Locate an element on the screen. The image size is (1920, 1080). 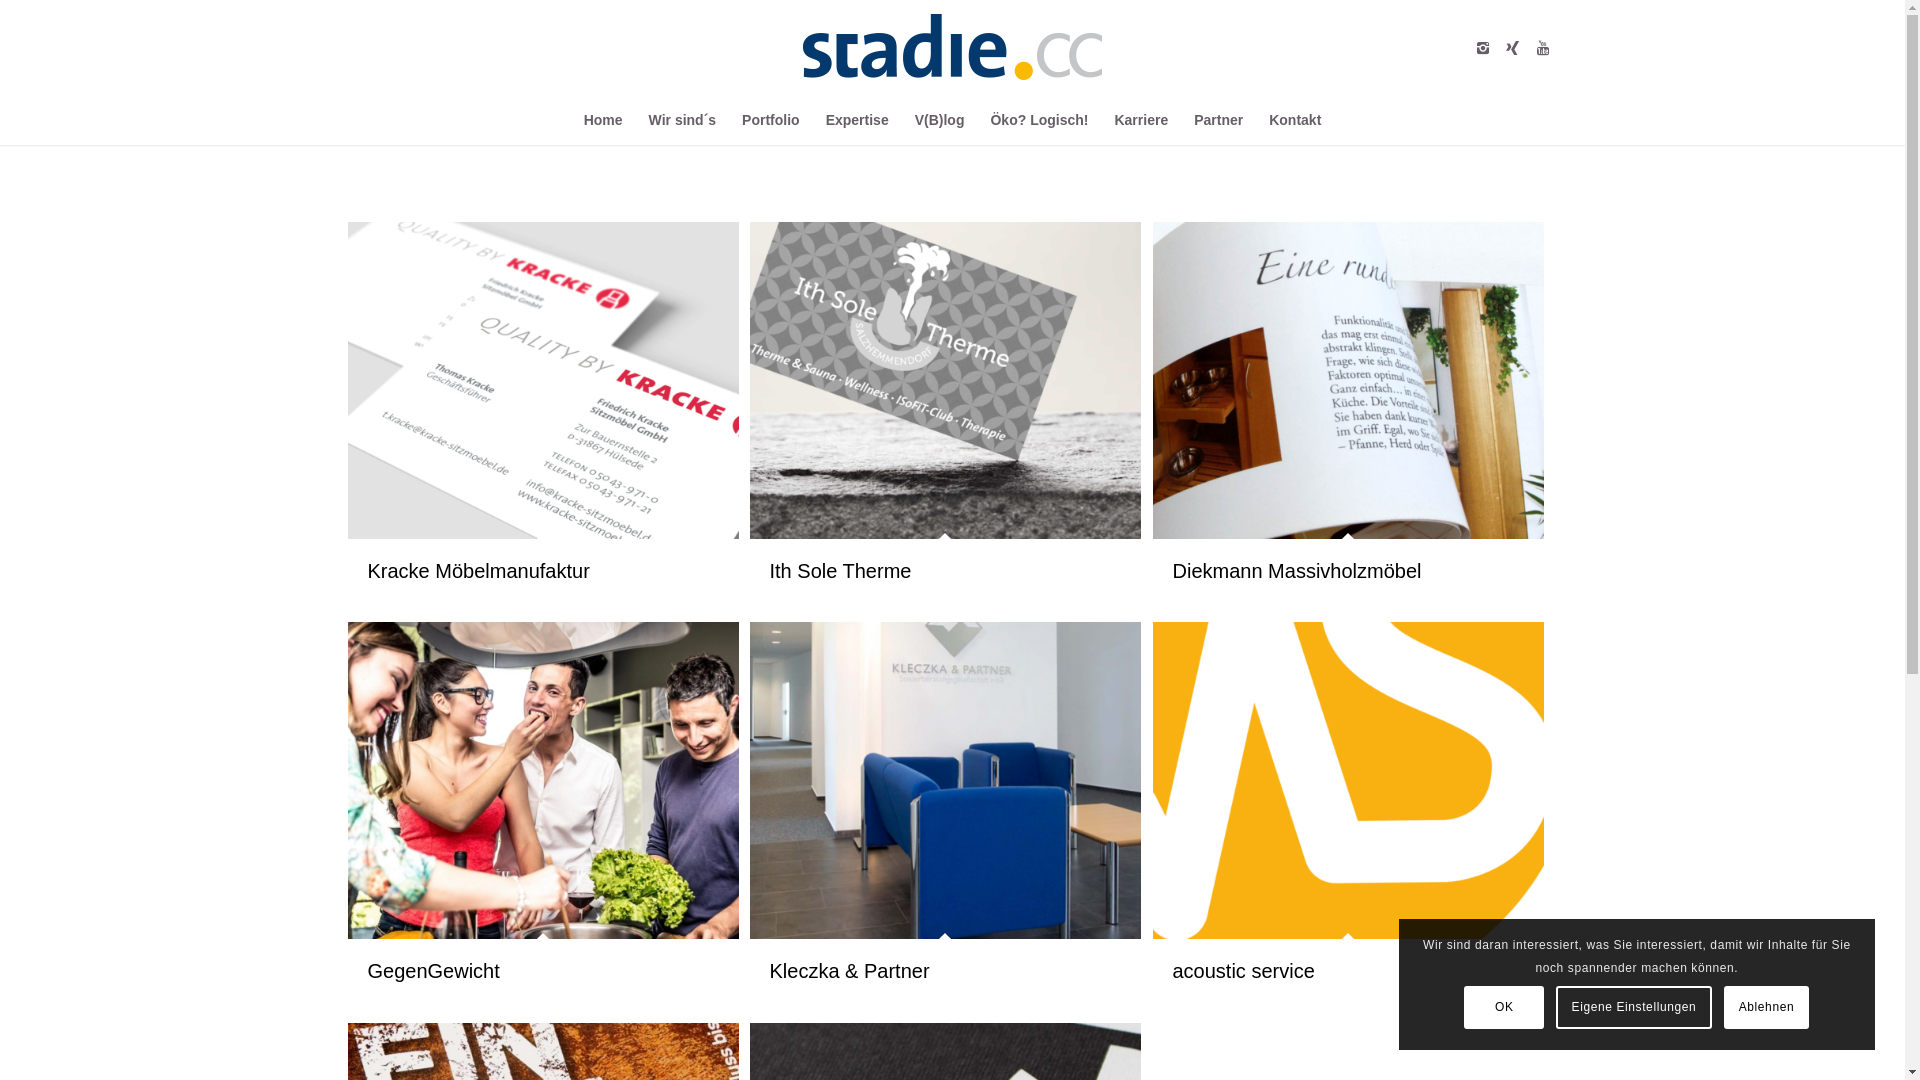
'Eigene Einstellungen' is located at coordinates (1633, 1006).